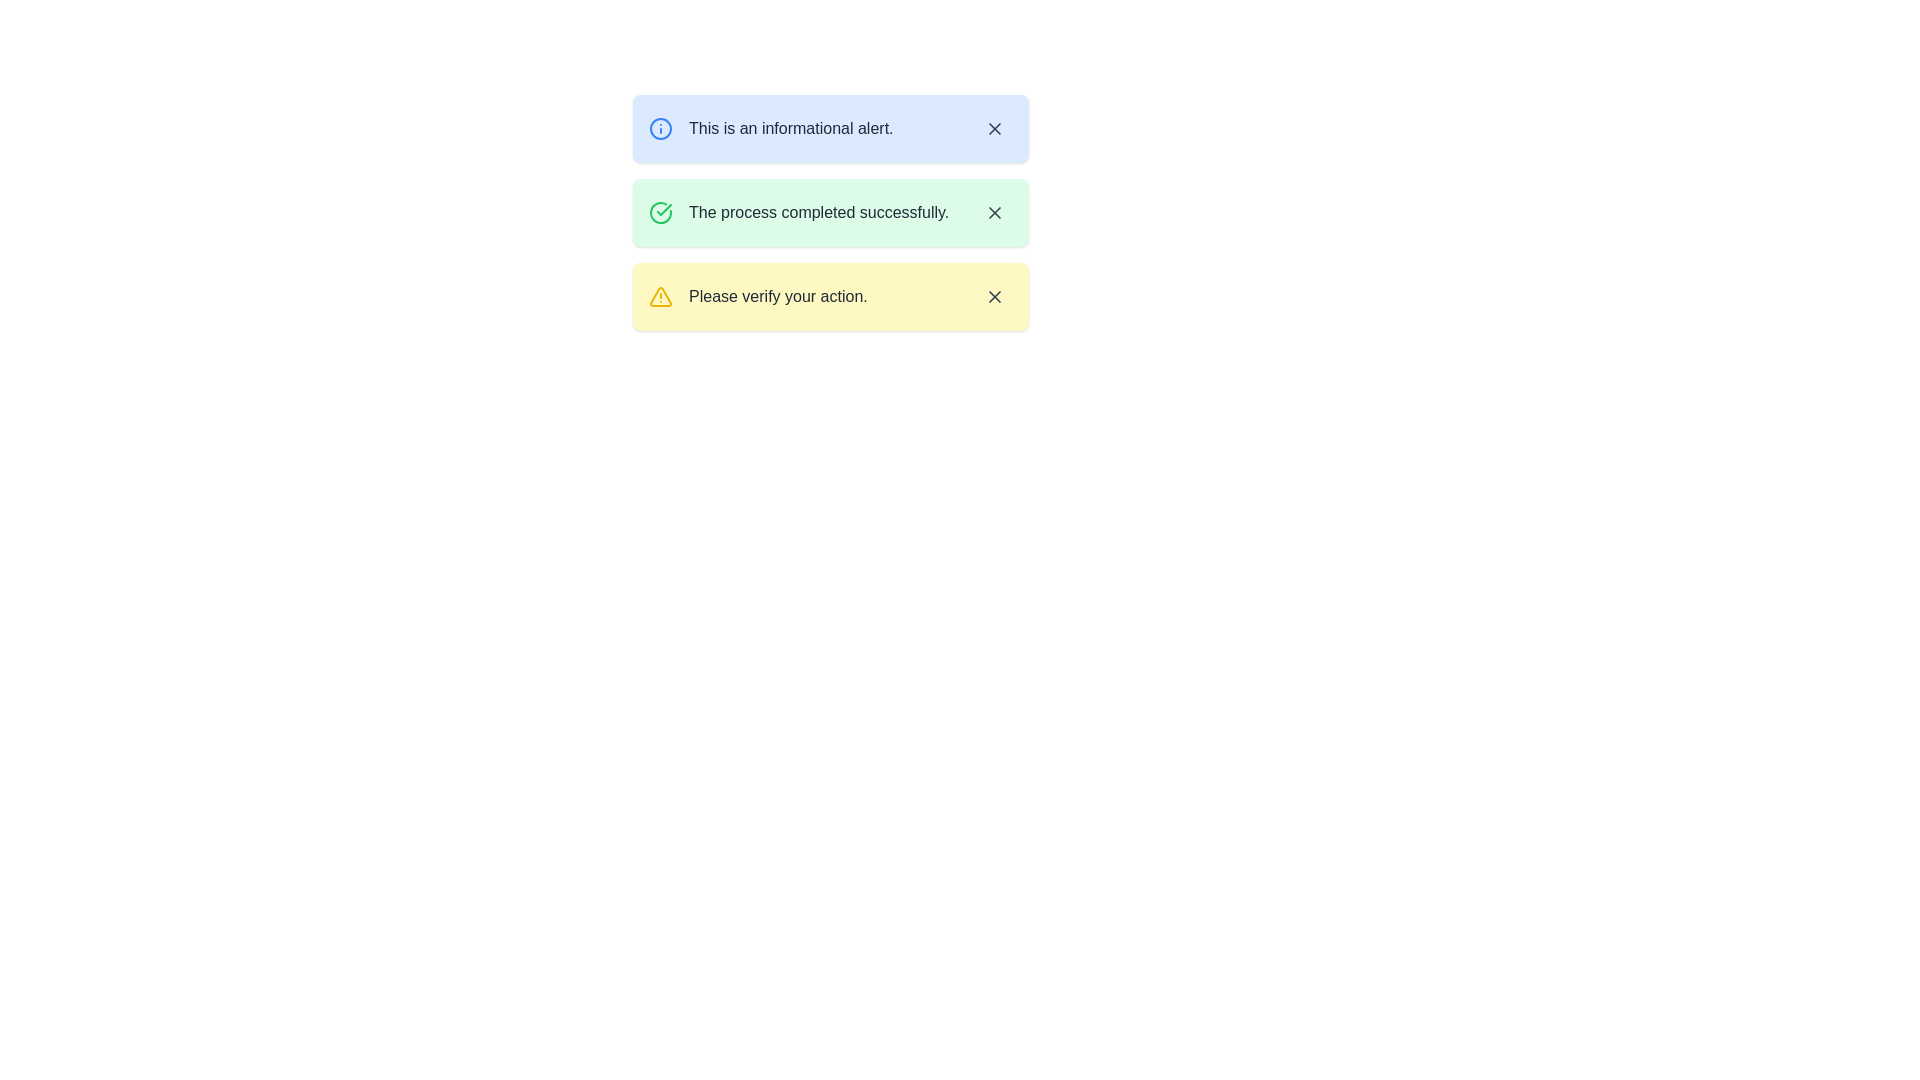 The width and height of the screenshot is (1920, 1080). What do you see at coordinates (661, 297) in the screenshot?
I see `the warning icon in the third notification card, which serves as a visual indicator for warning messages` at bounding box center [661, 297].